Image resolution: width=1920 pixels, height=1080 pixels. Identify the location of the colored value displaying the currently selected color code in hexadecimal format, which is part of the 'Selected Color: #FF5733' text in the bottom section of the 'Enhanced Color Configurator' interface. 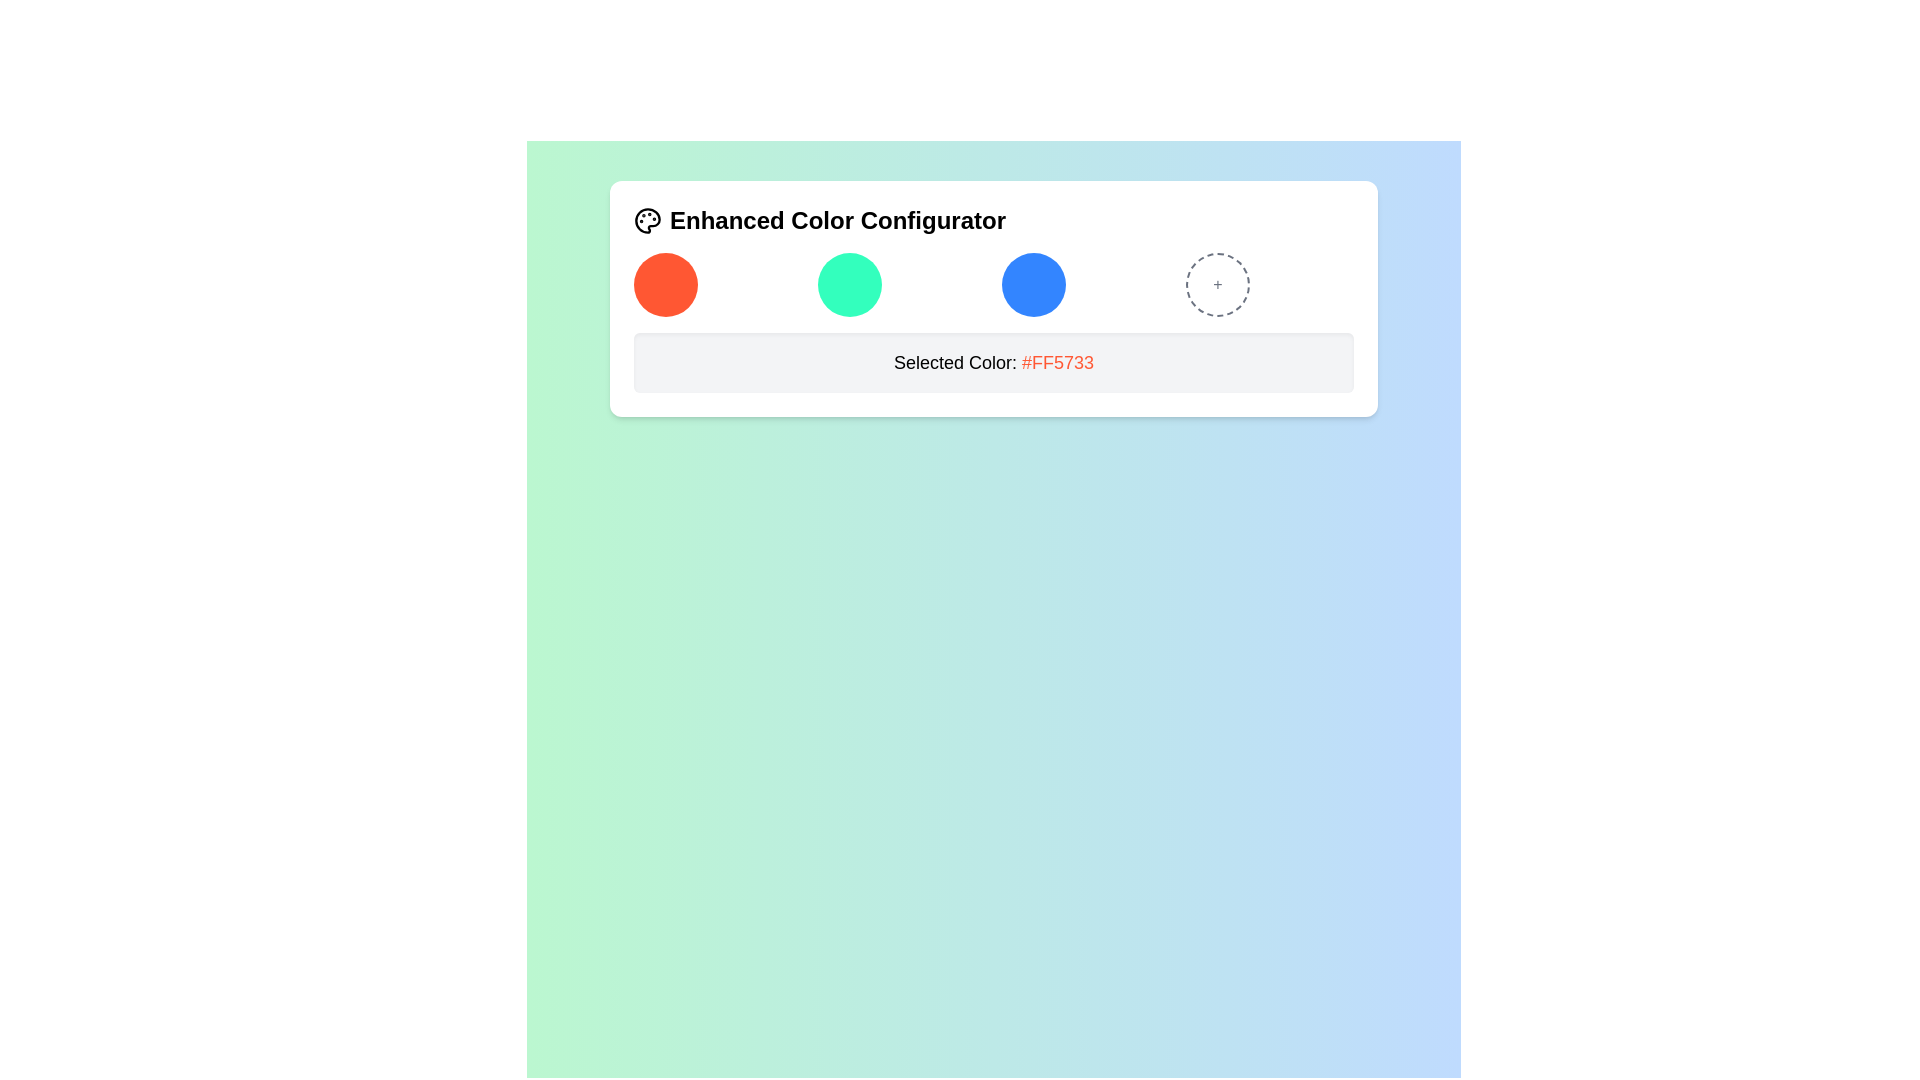
(1057, 362).